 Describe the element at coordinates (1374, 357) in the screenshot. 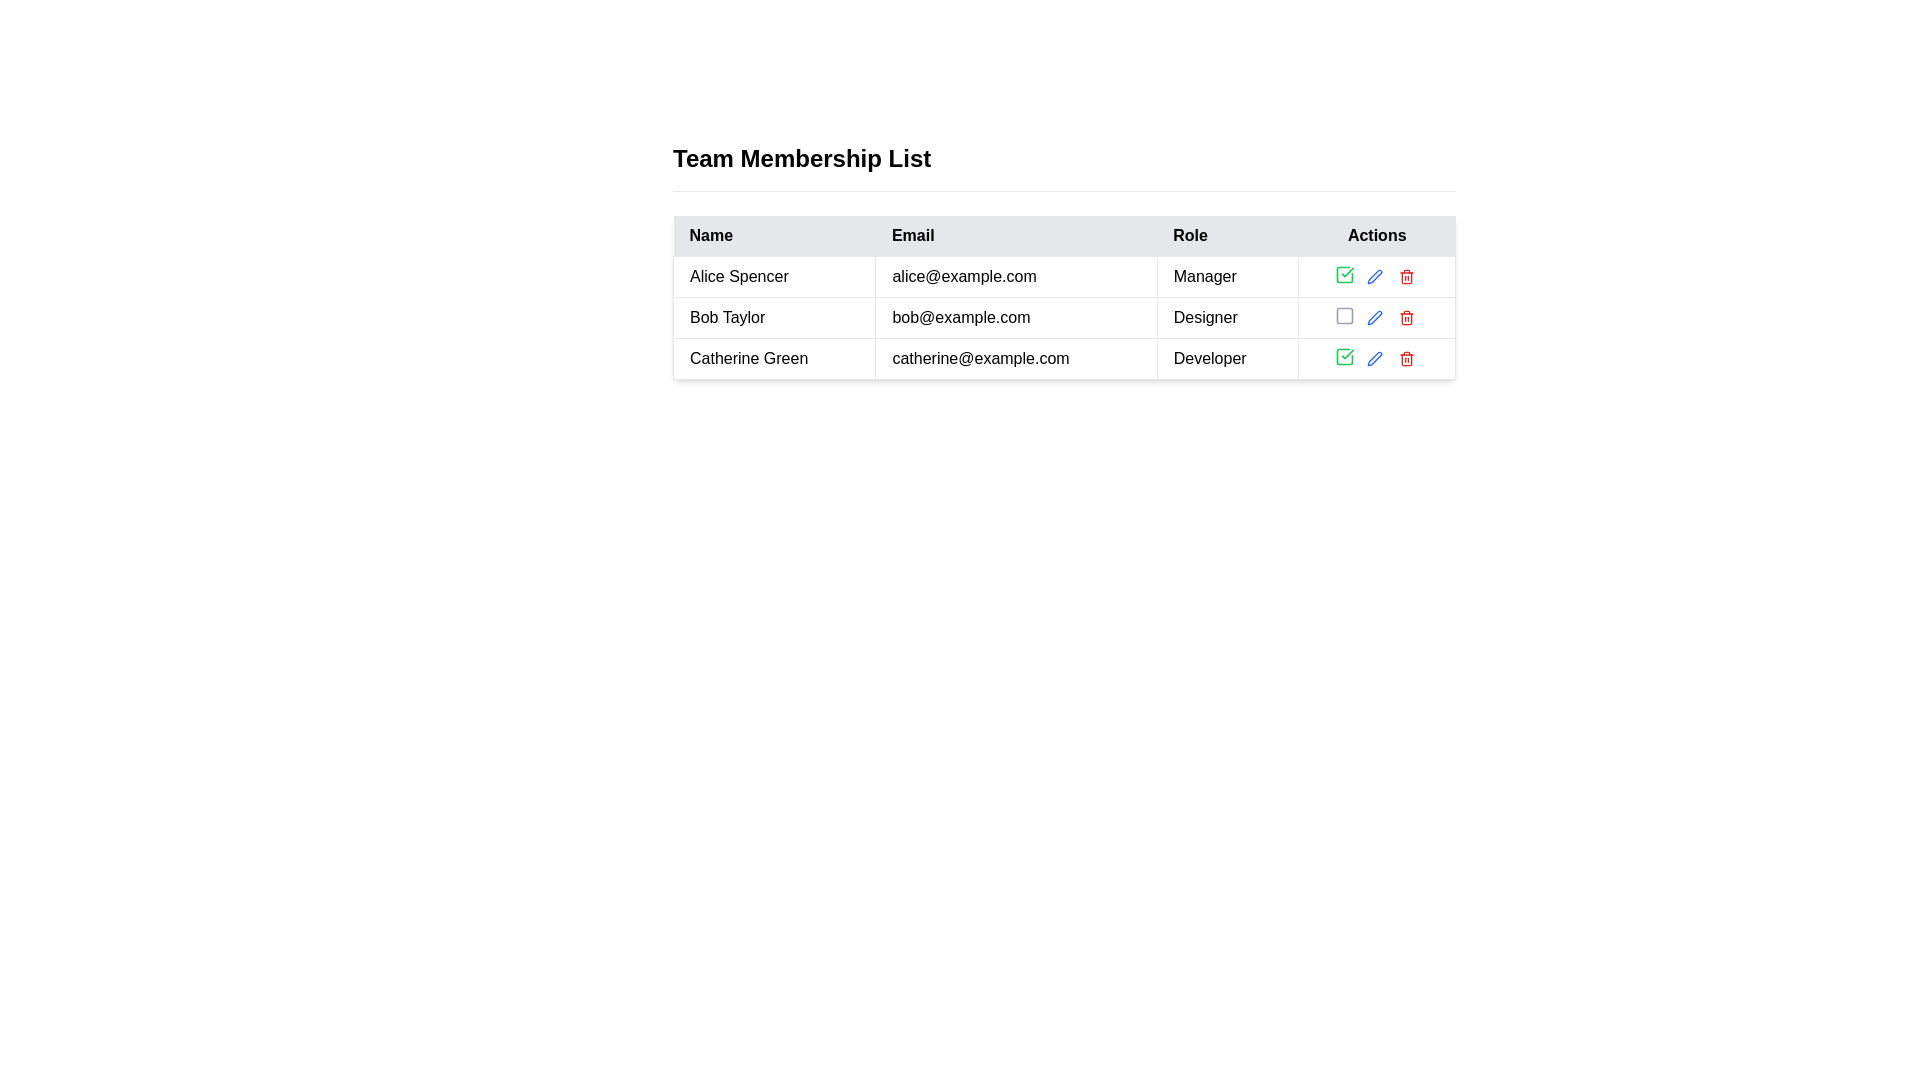

I see `the button in the 'Actions' column of the last row in the table, which is the second clickable component after the green checkmark and before the red trash bin icon` at that location.